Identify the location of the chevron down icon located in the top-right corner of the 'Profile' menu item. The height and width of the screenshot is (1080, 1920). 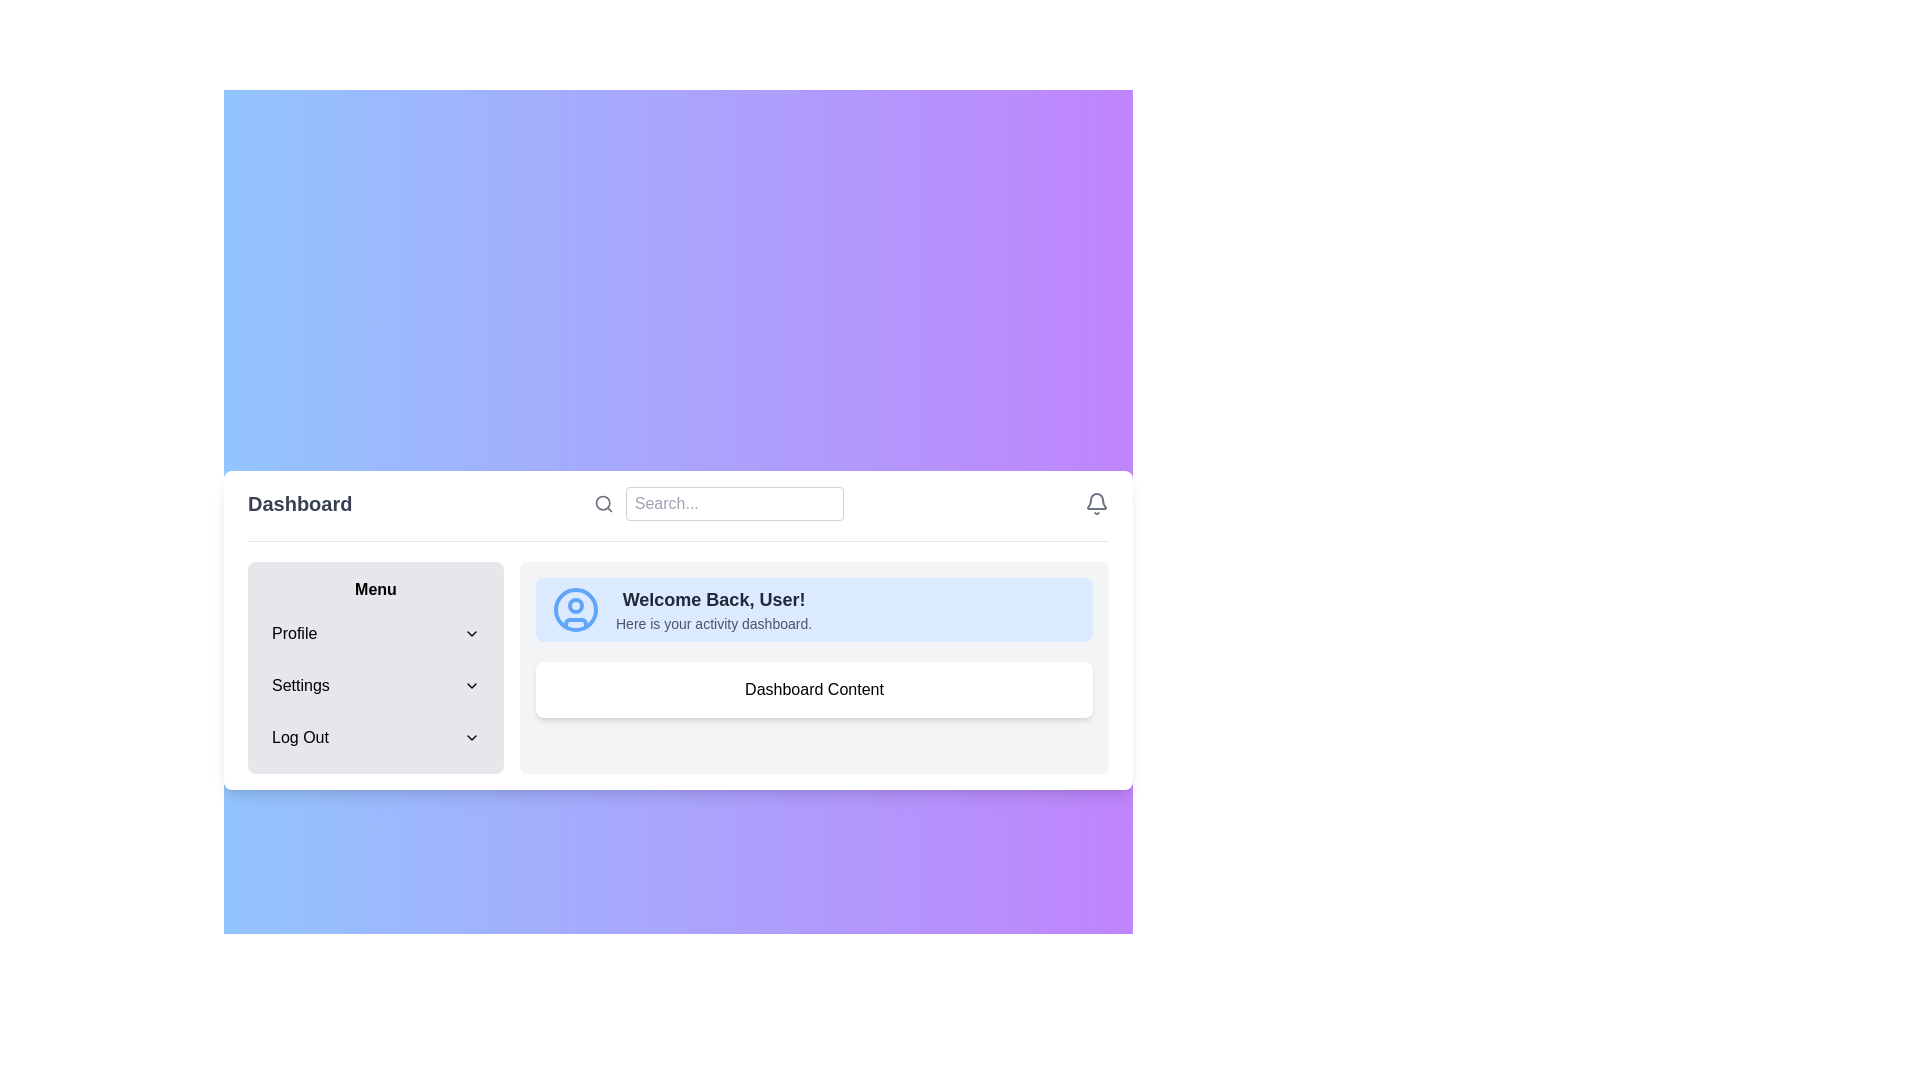
(470, 632).